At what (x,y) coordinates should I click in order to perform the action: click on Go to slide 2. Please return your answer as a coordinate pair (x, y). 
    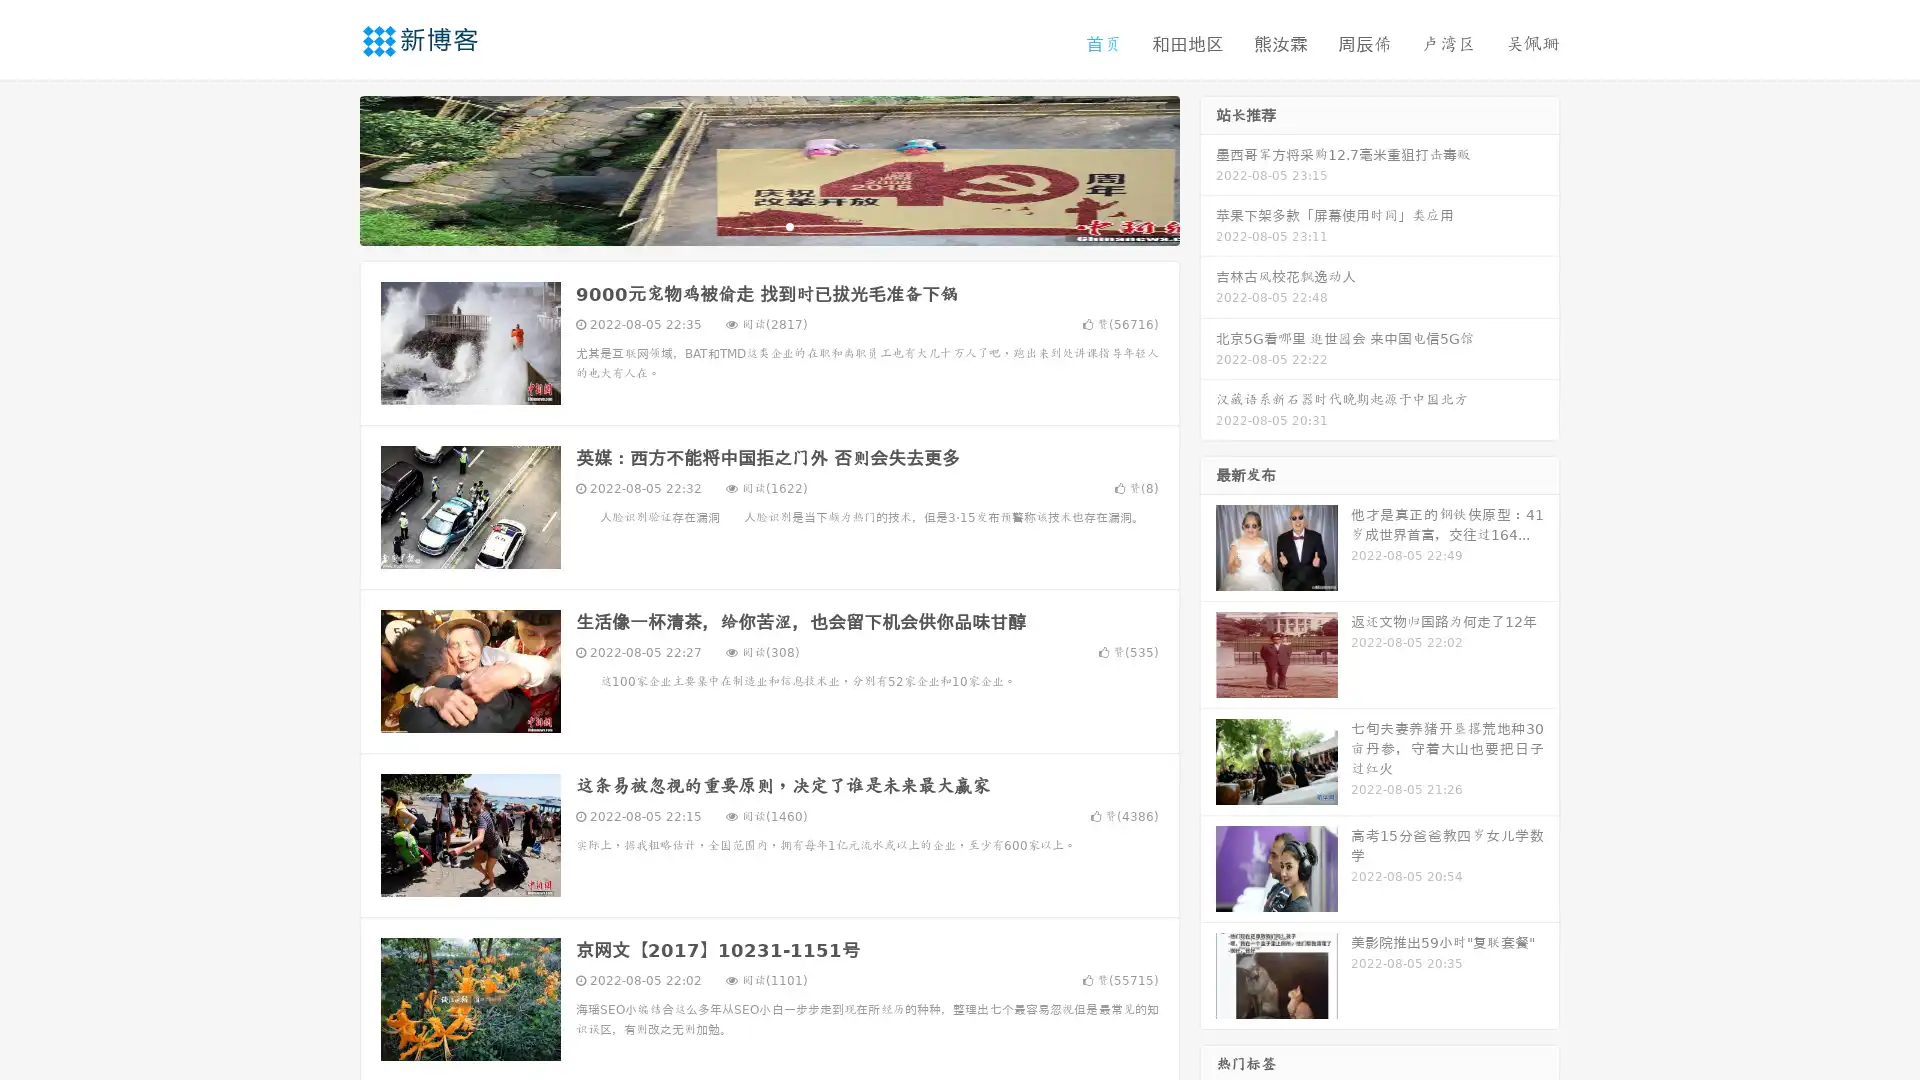
    Looking at the image, I should click on (768, 225).